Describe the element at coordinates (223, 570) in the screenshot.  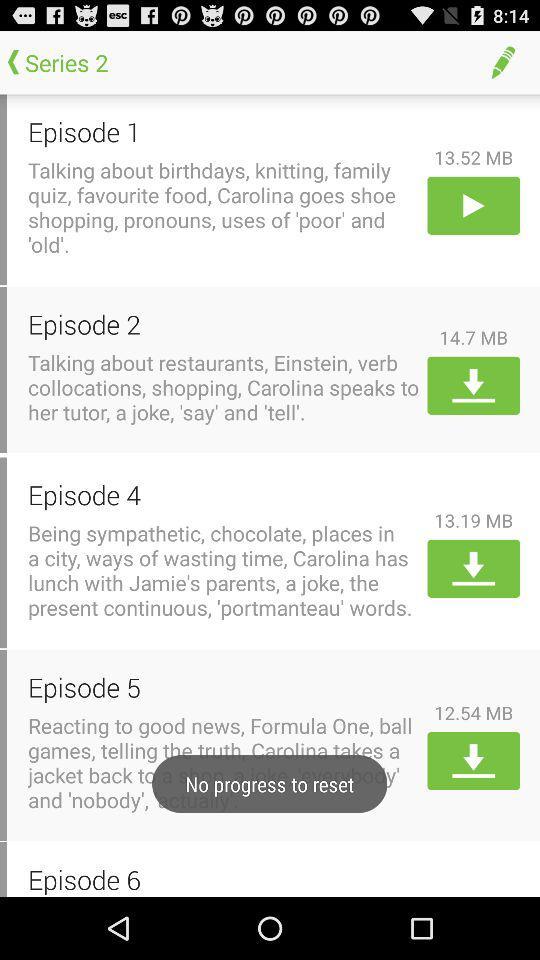
I see `app above episode 5 item` at that location.